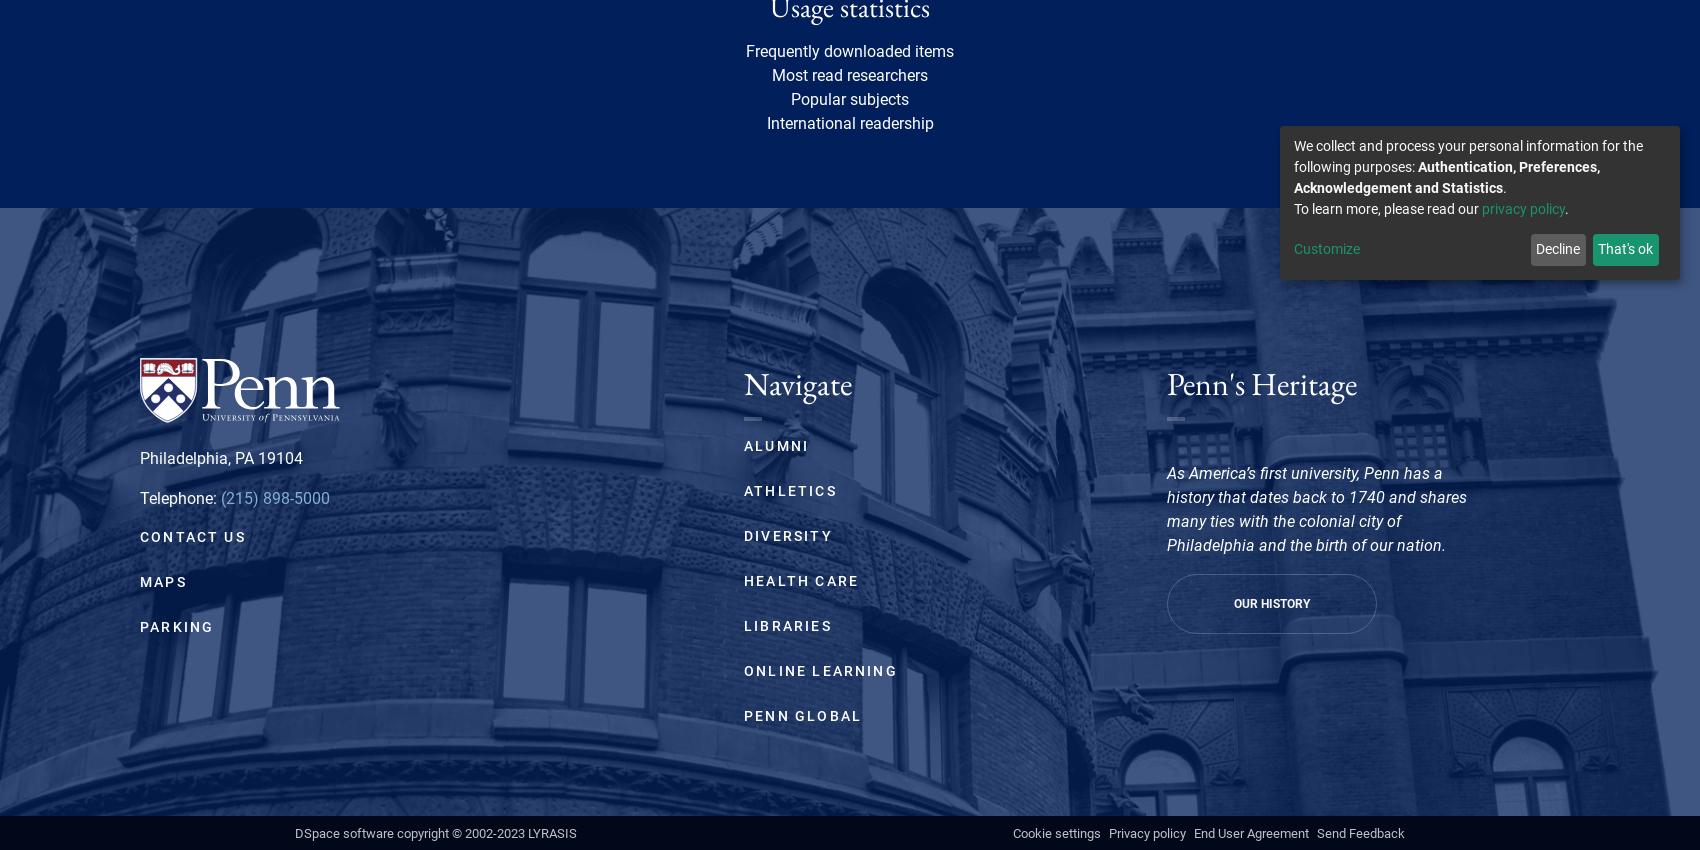  I want to click on 'Penn's Heritage', so click(1261, 384).